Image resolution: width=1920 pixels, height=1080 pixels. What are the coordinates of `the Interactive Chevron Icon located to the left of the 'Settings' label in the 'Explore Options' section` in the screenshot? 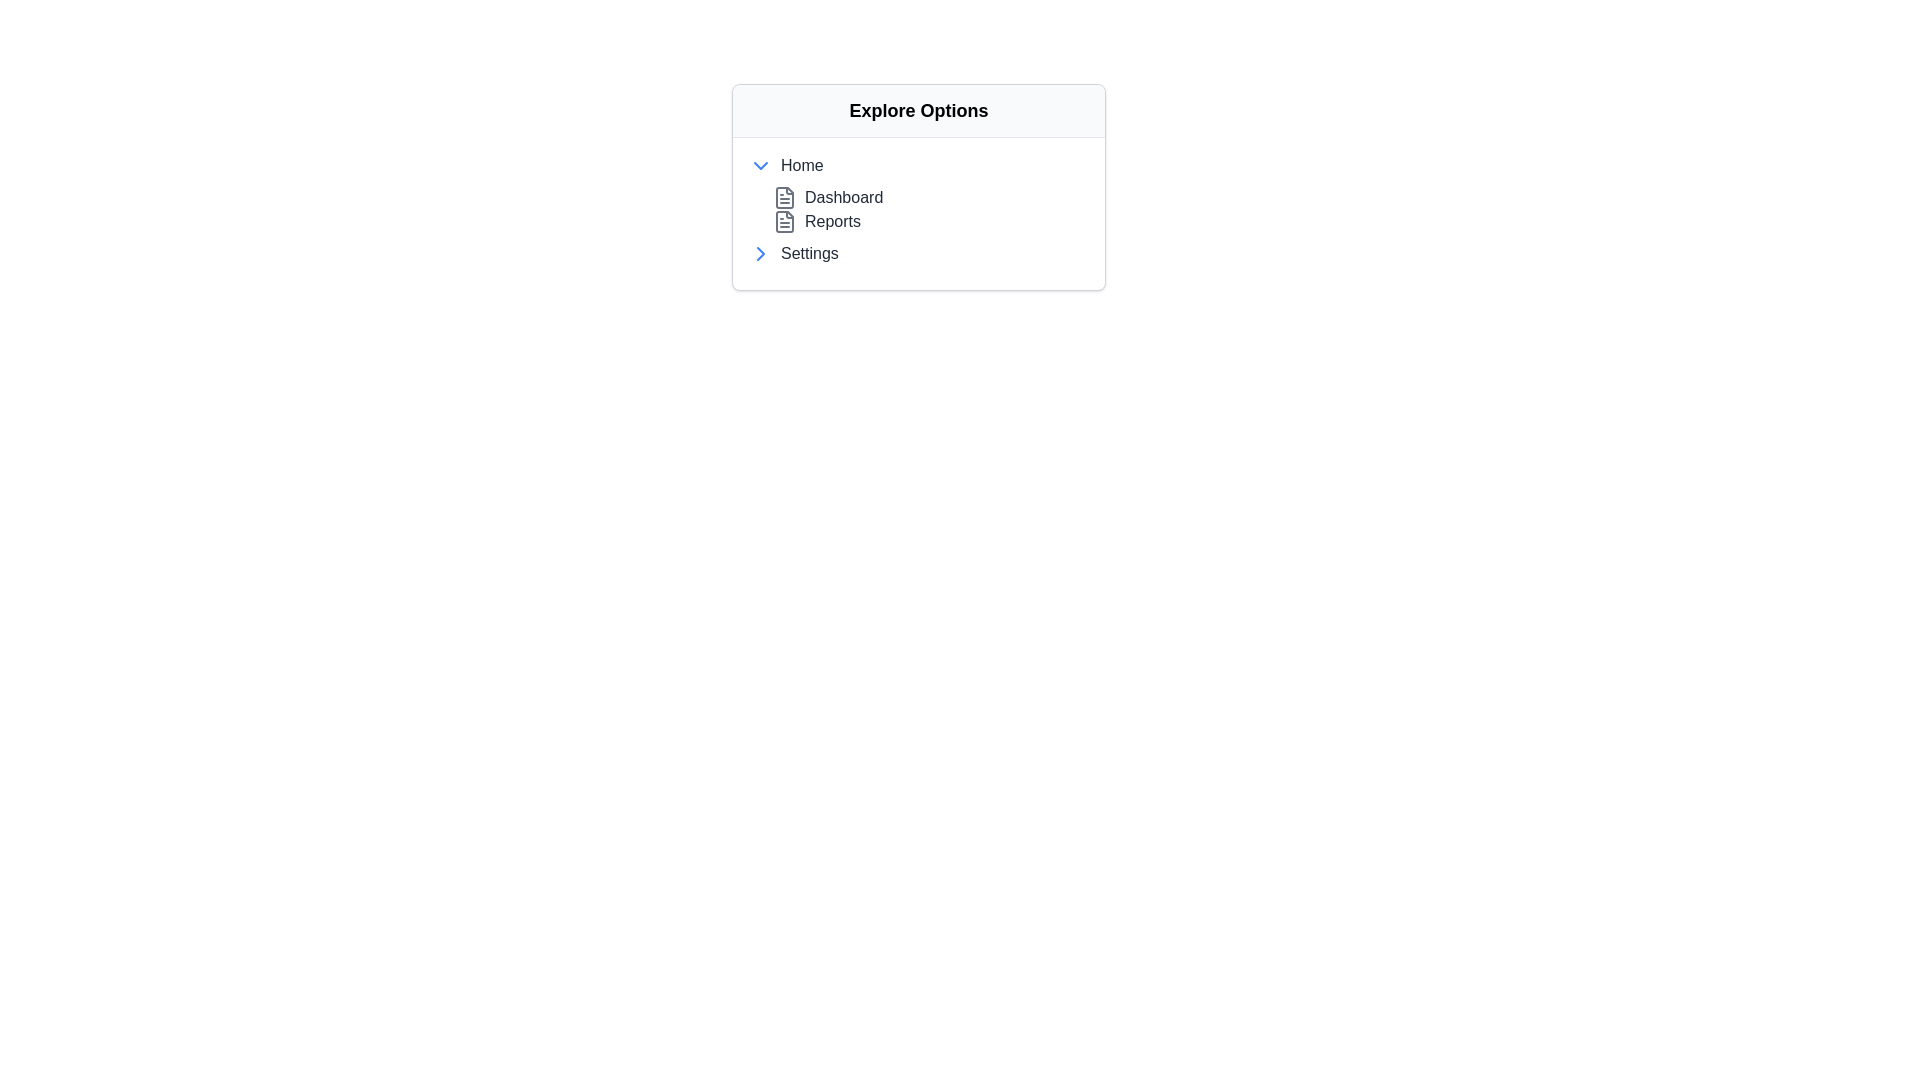 It's located at (760, 253).